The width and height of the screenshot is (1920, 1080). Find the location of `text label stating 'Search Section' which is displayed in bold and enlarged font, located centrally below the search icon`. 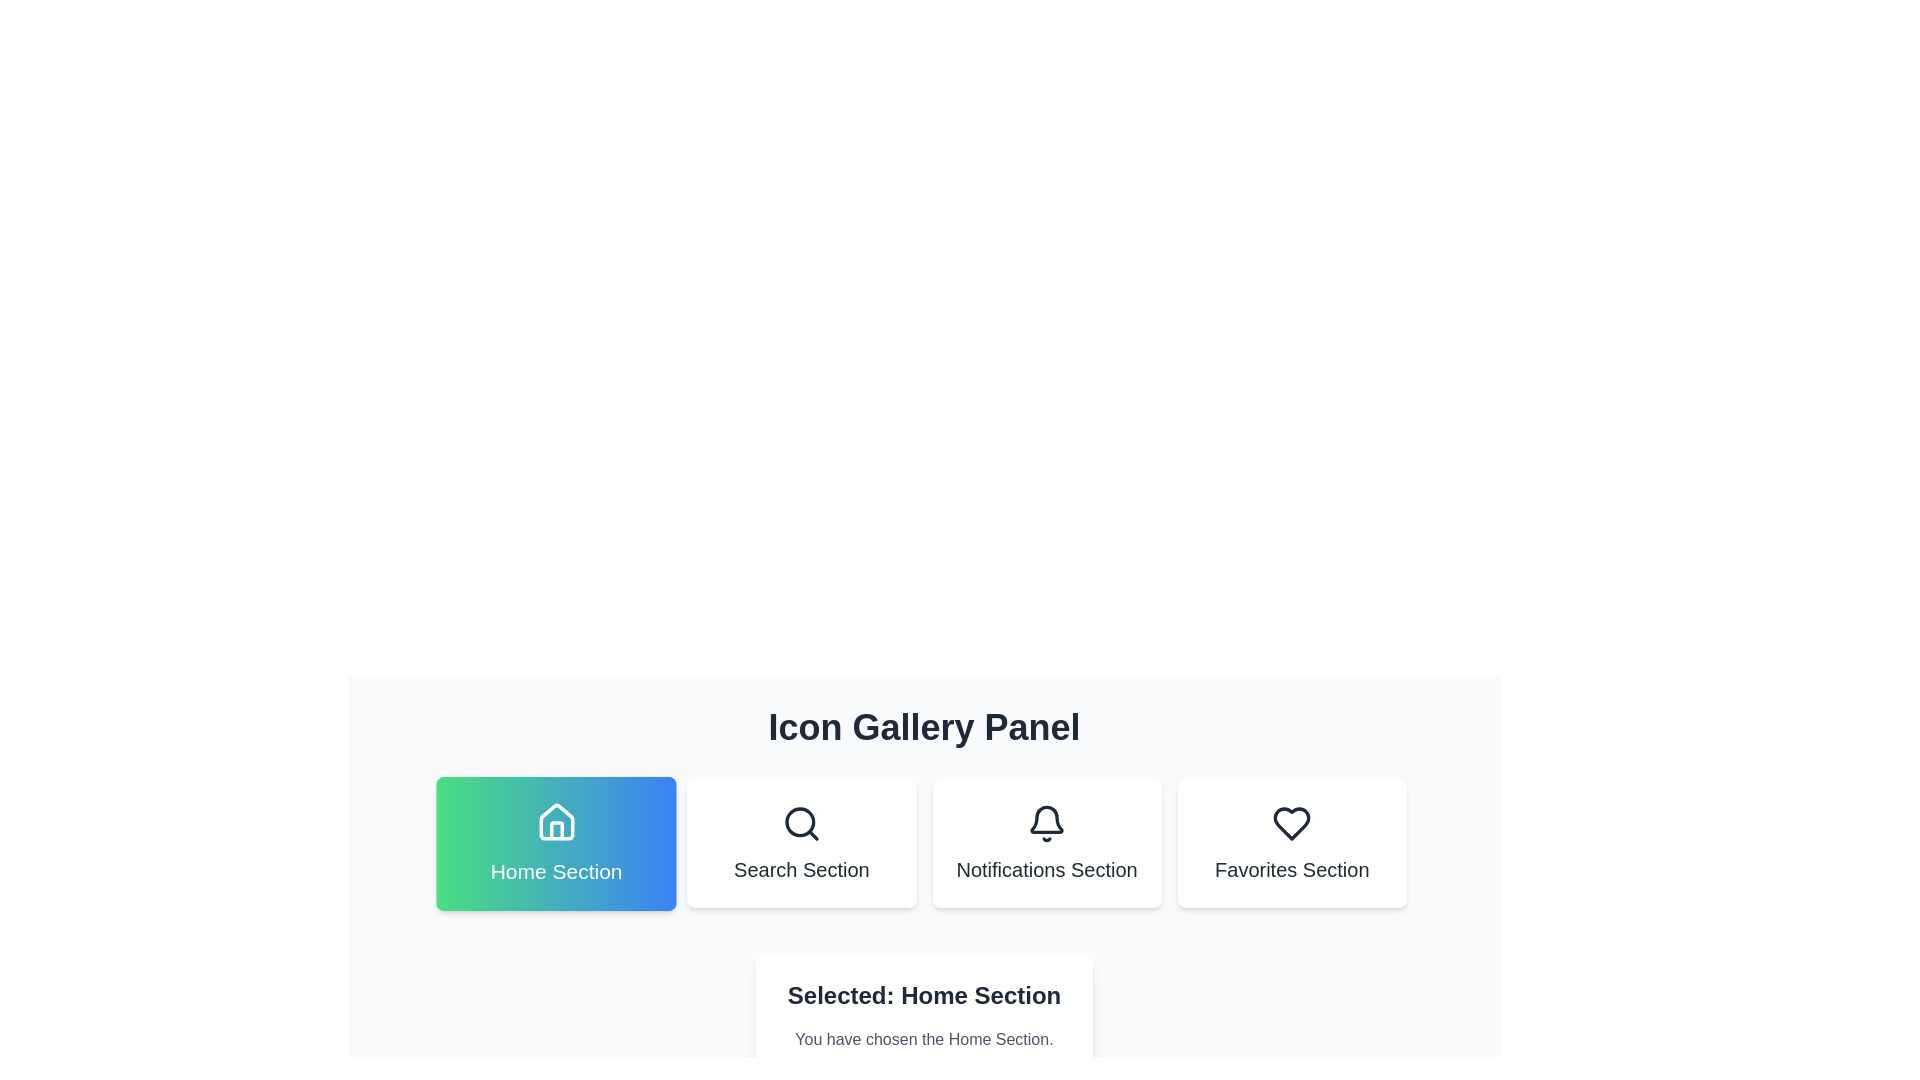

text label stating 'Search Section' which is displayed in bold and enlarged font, located centrally below the search icon is located at coordinates (801, 869).